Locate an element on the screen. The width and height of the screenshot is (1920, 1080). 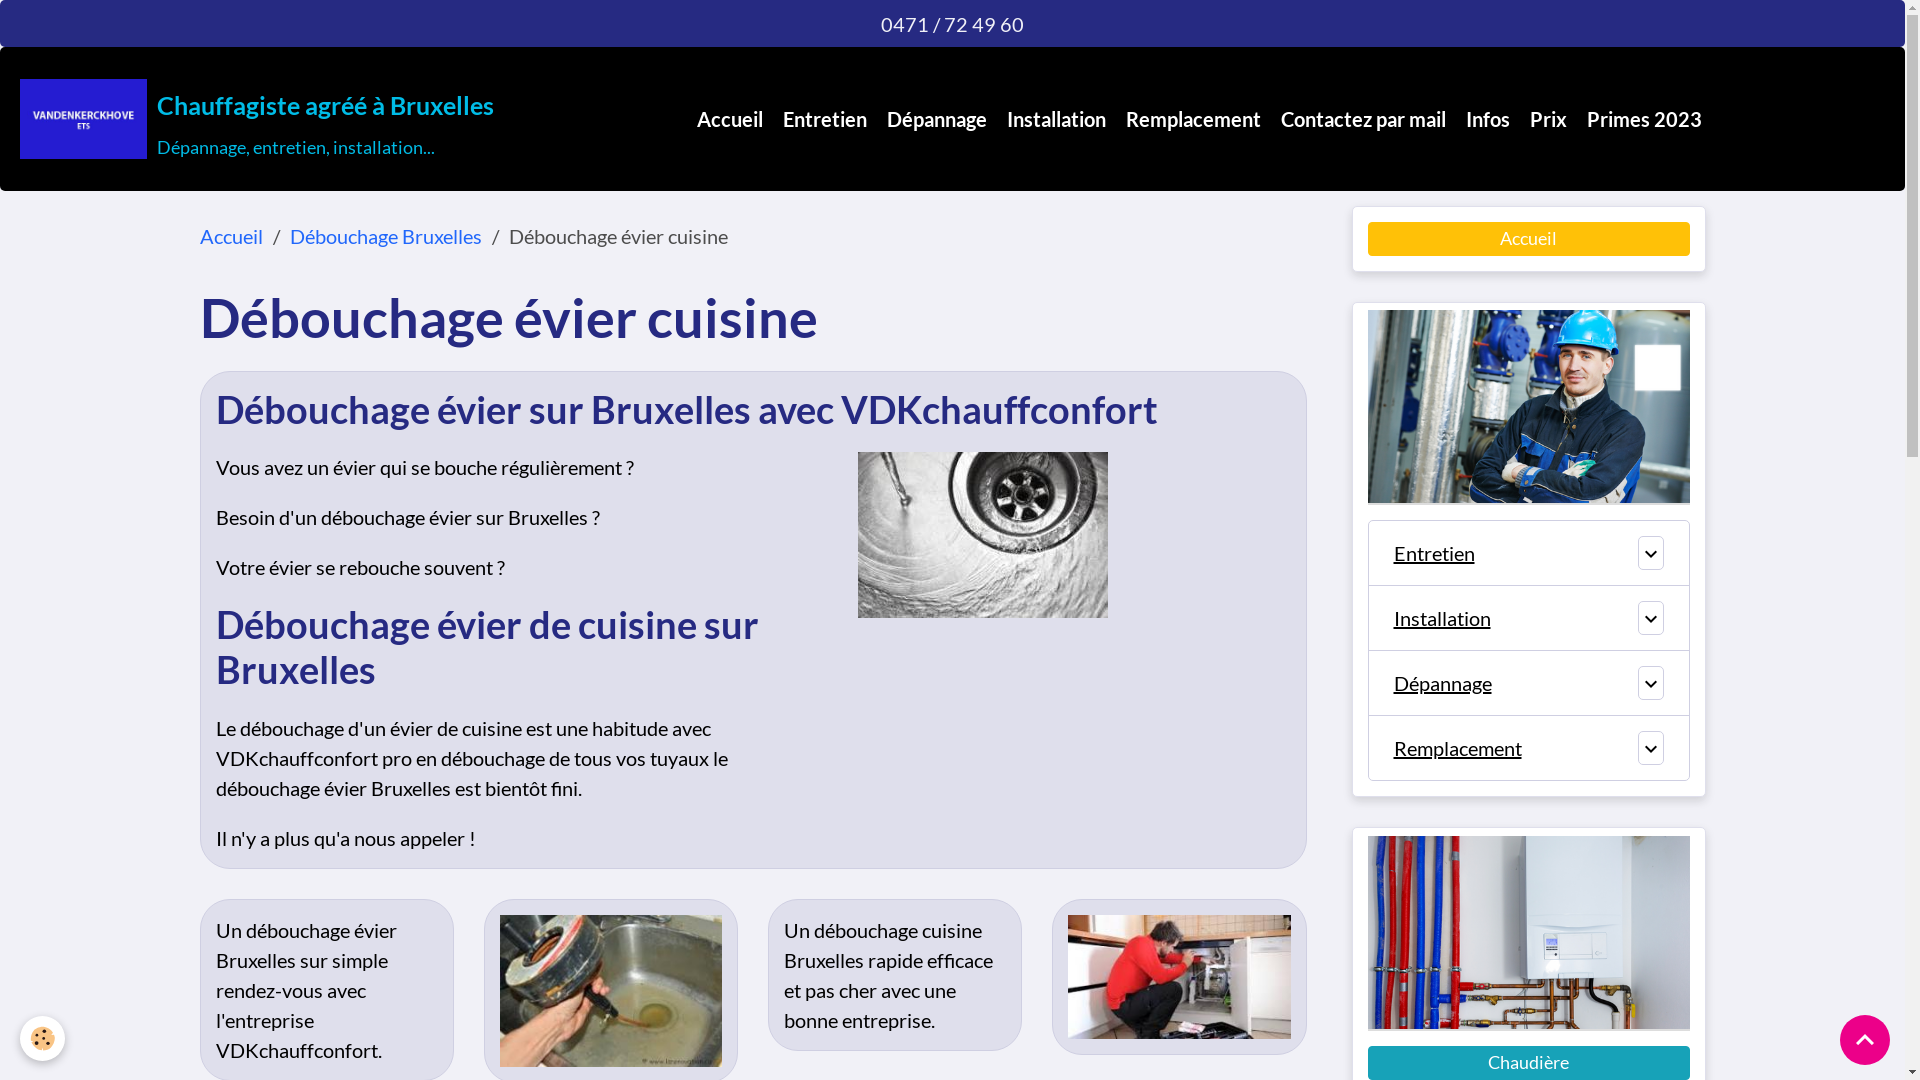
'Contactez par mail' is located at coordinates (1362, 119).